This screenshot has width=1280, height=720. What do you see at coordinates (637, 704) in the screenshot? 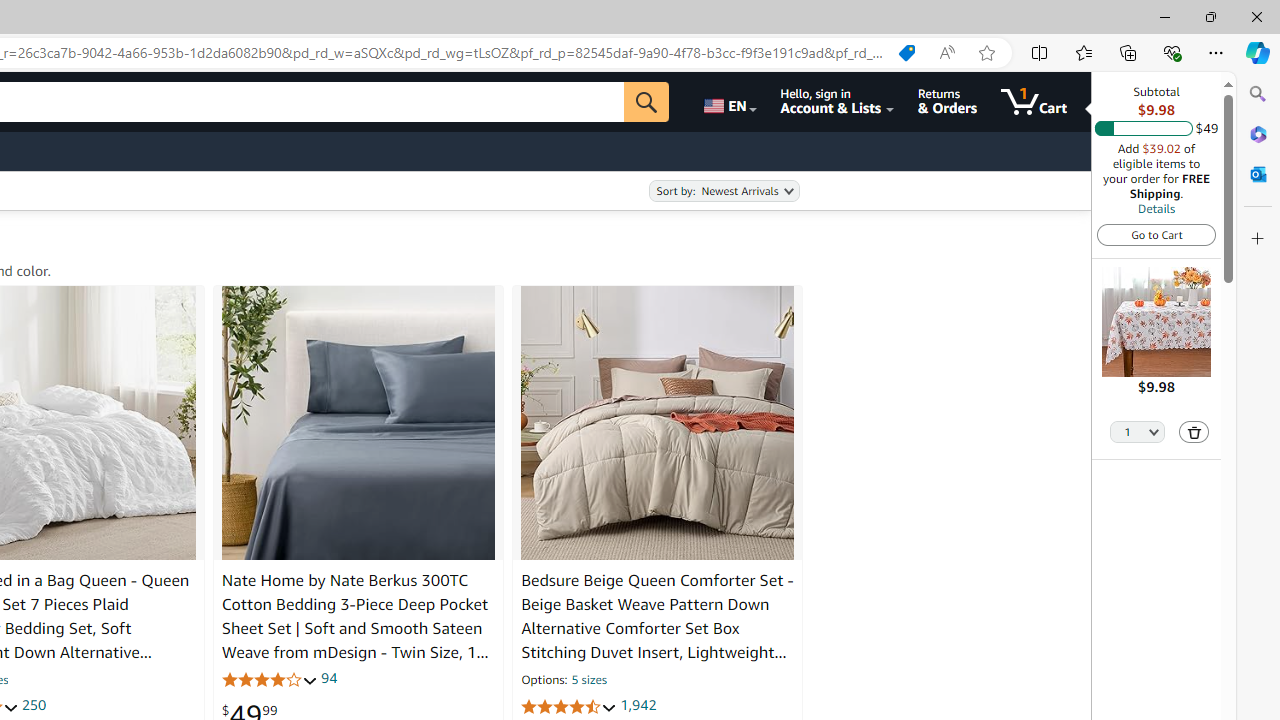
I see `'1,942'` at bounding box center [637, 704].